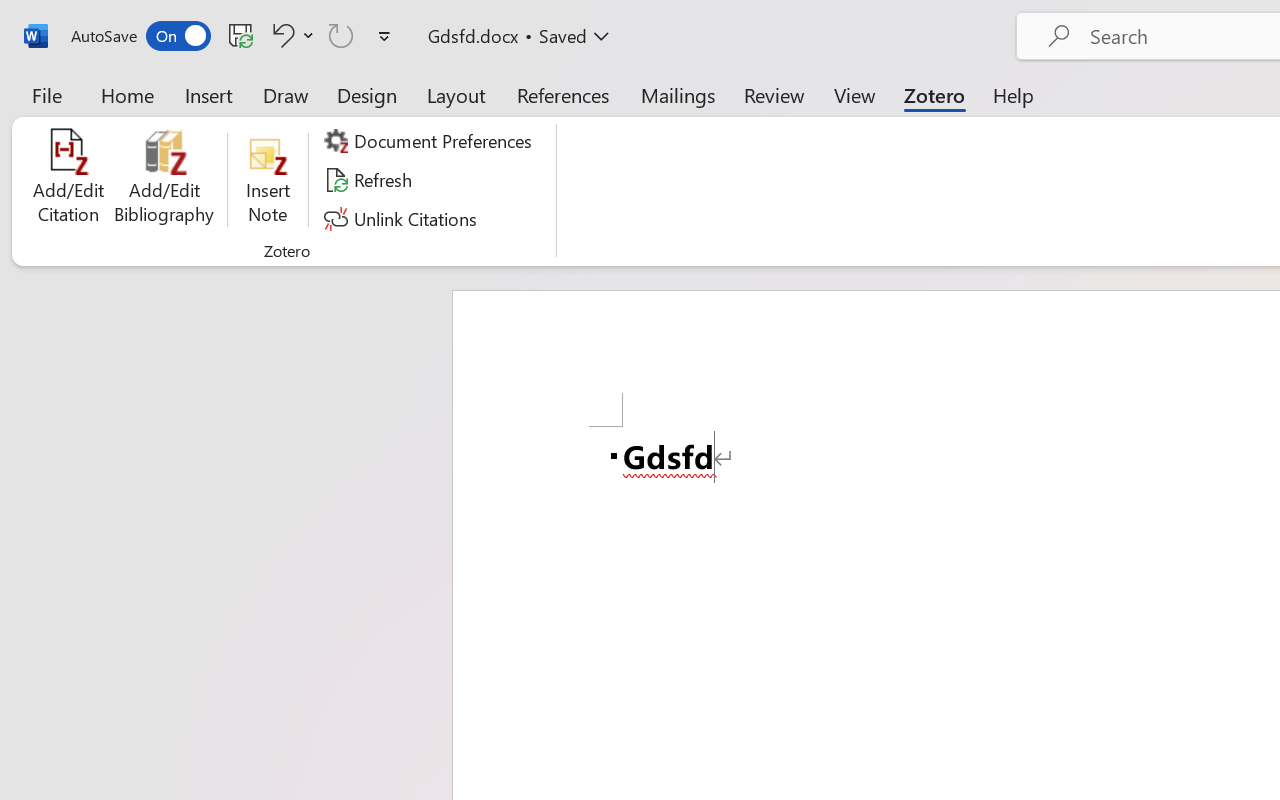  I want to click on 'Can', so click(341, 34).